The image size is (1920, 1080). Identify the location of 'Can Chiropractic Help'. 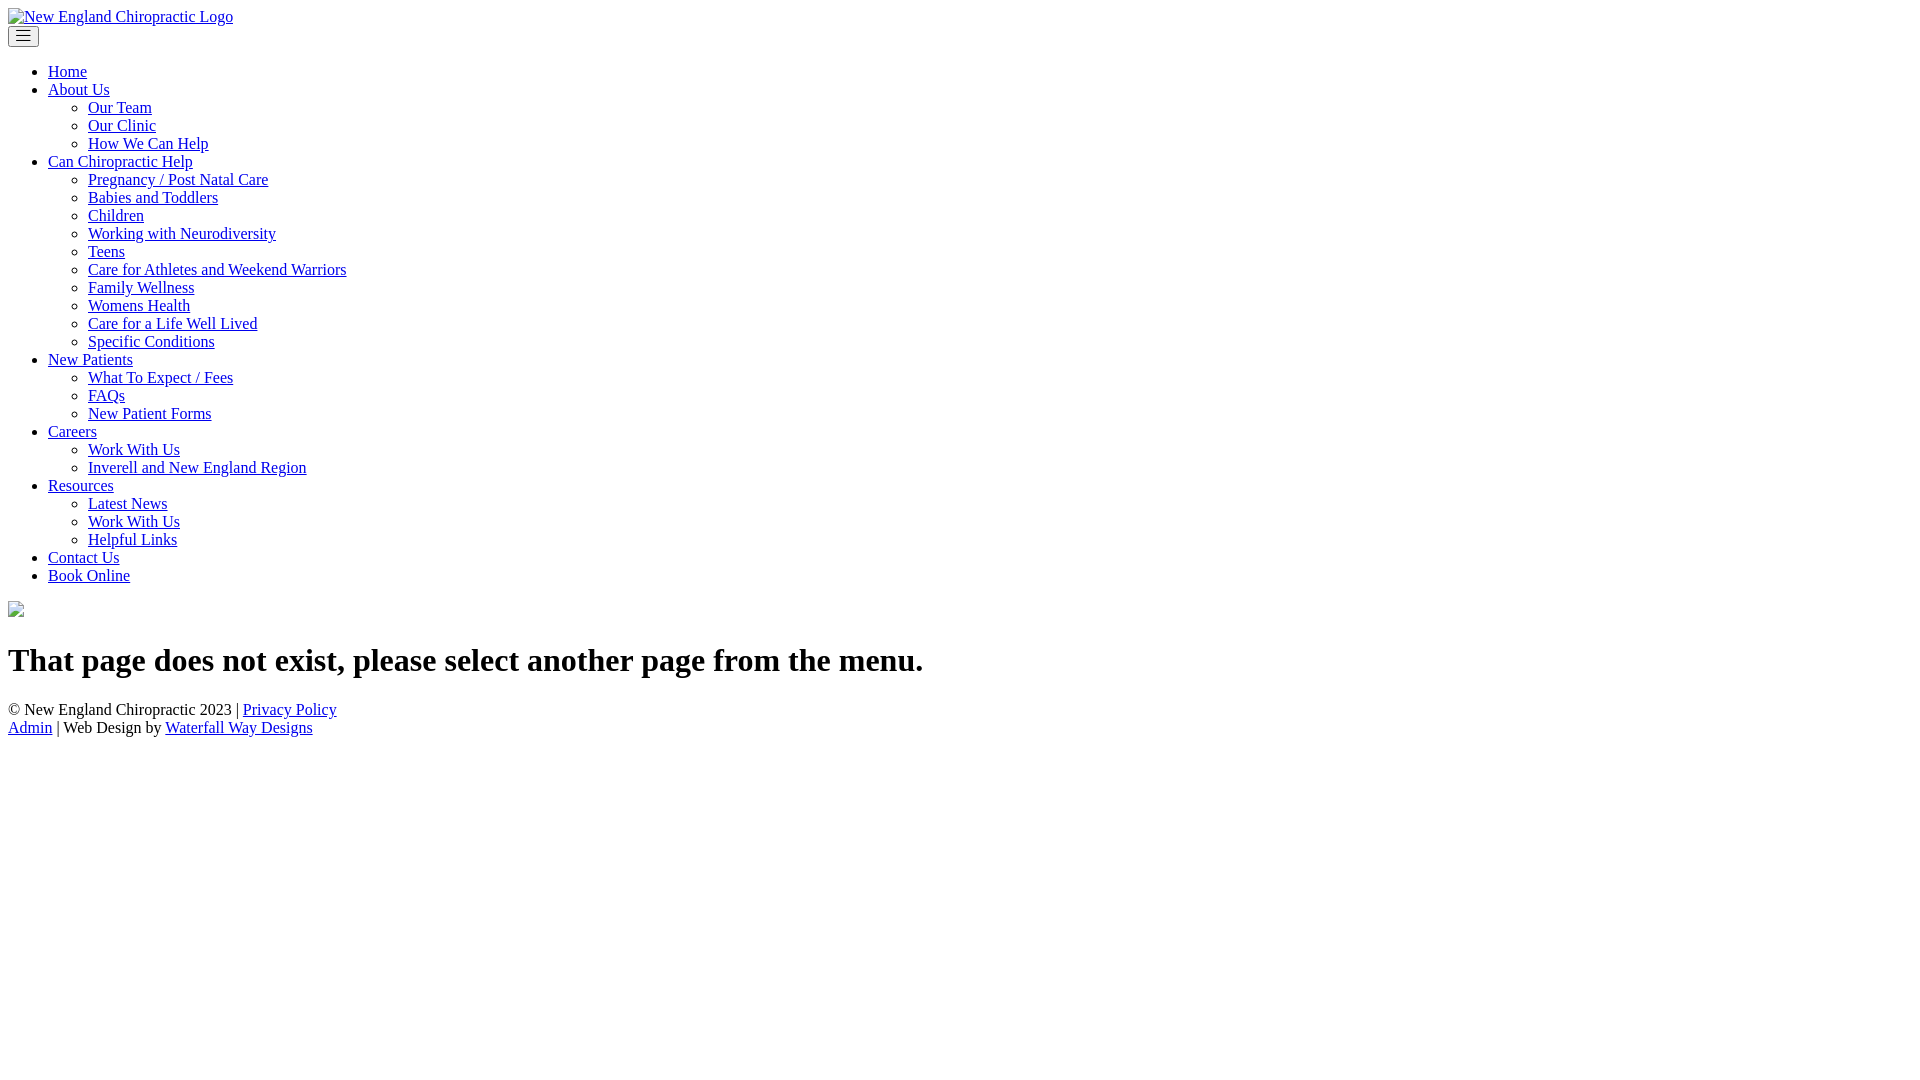
(119, 160).